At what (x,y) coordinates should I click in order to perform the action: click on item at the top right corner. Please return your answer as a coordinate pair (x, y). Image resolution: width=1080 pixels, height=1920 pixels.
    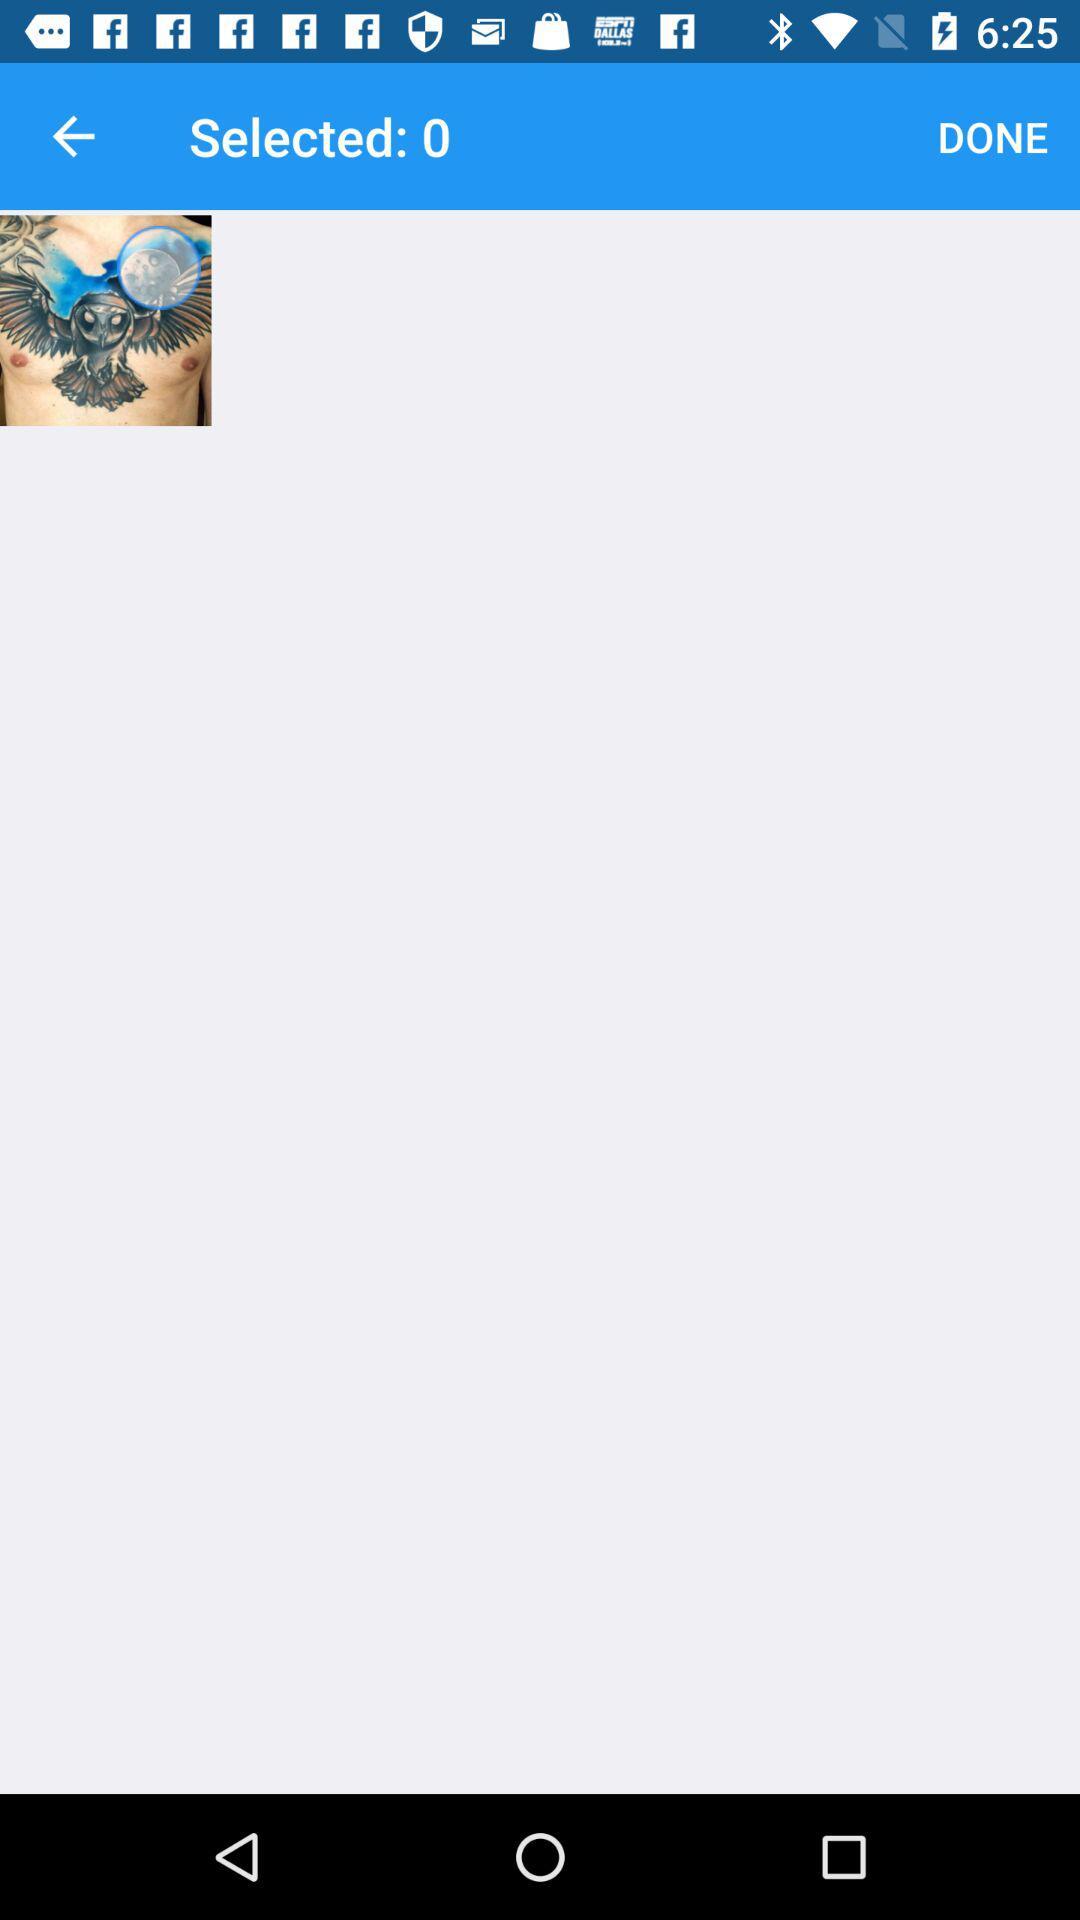
    Looking at the image, I should click on (992, 135).